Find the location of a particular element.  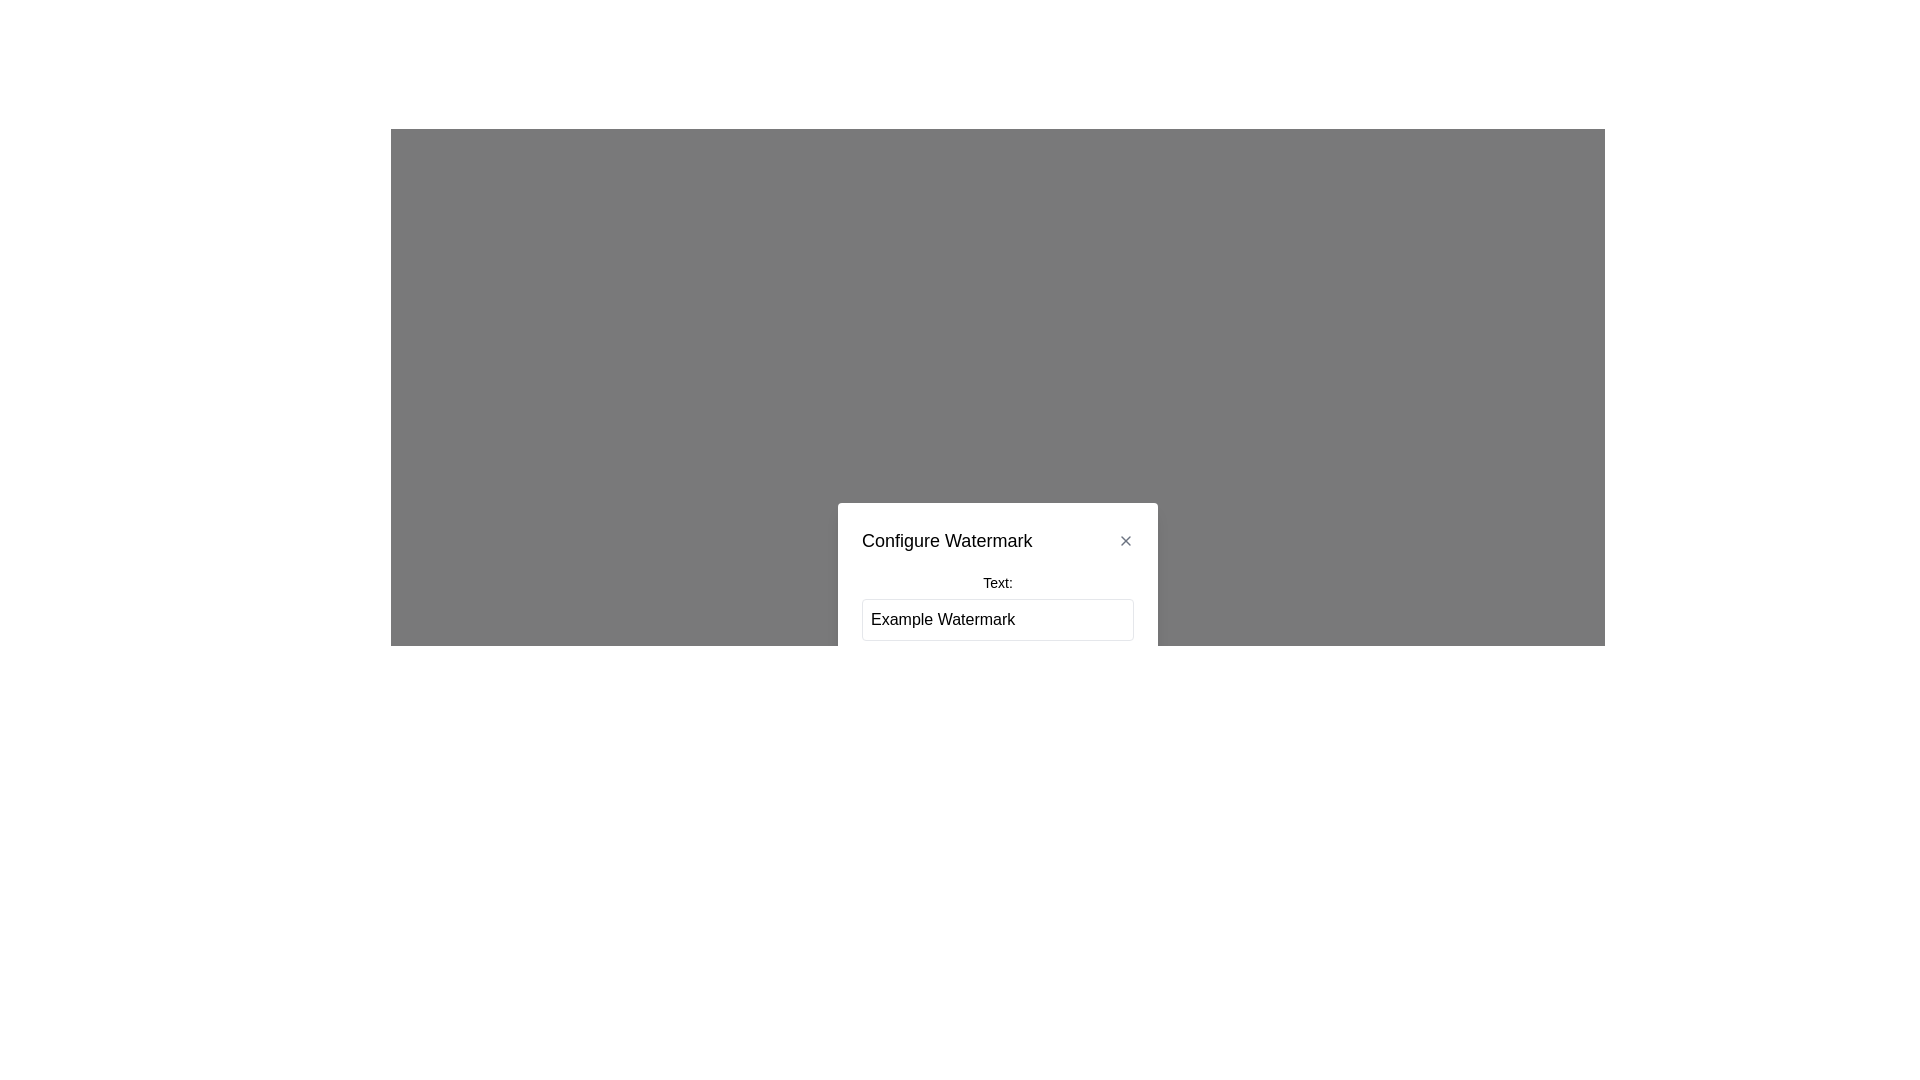

text header labeled 'Configure Watermark' which is displayed in a bold font style at the top of the modal window is located at coordinates (998, 540).